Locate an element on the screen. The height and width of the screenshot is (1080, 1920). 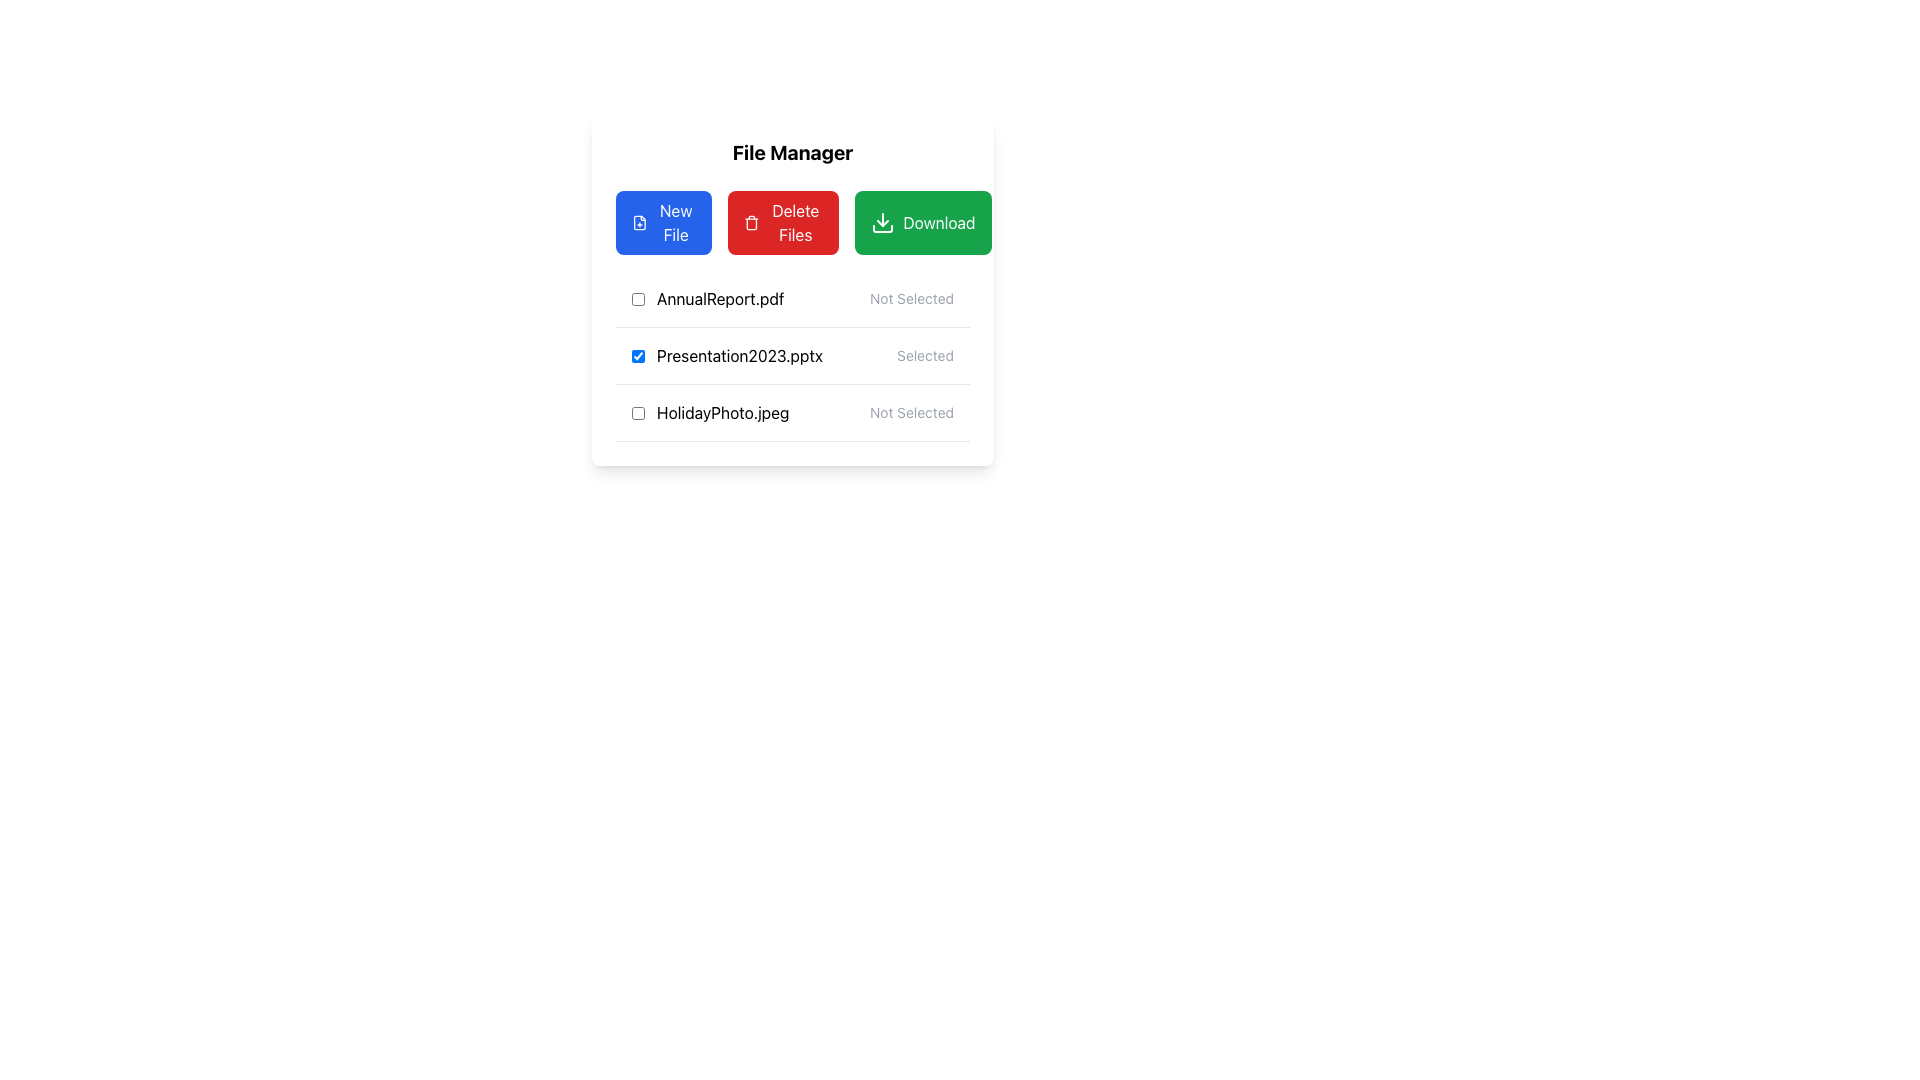
the trash can icon located within the 'Delete Files' button, which is styled with a red background and rounded corners is located at coordinates (751, 223).